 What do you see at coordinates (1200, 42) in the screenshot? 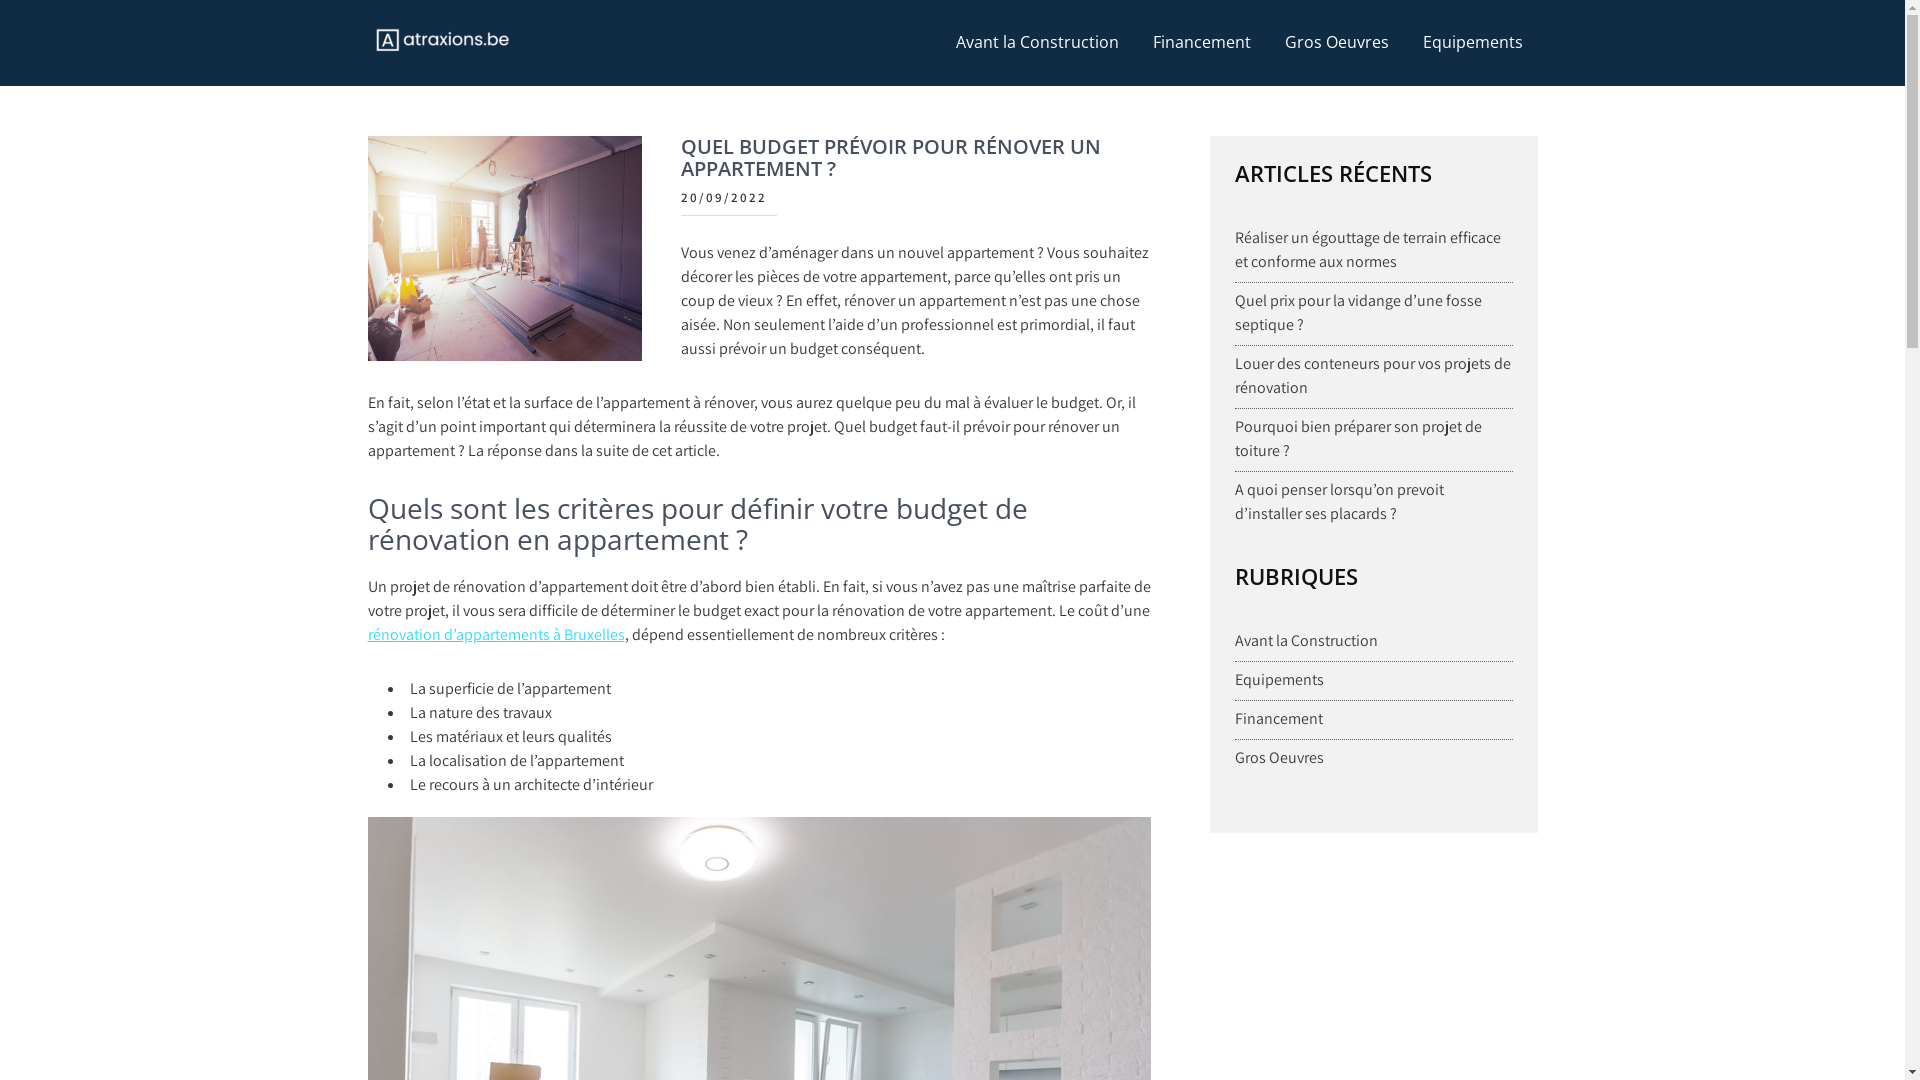
I see `'Financement'` at bounding box center [1200, 42].